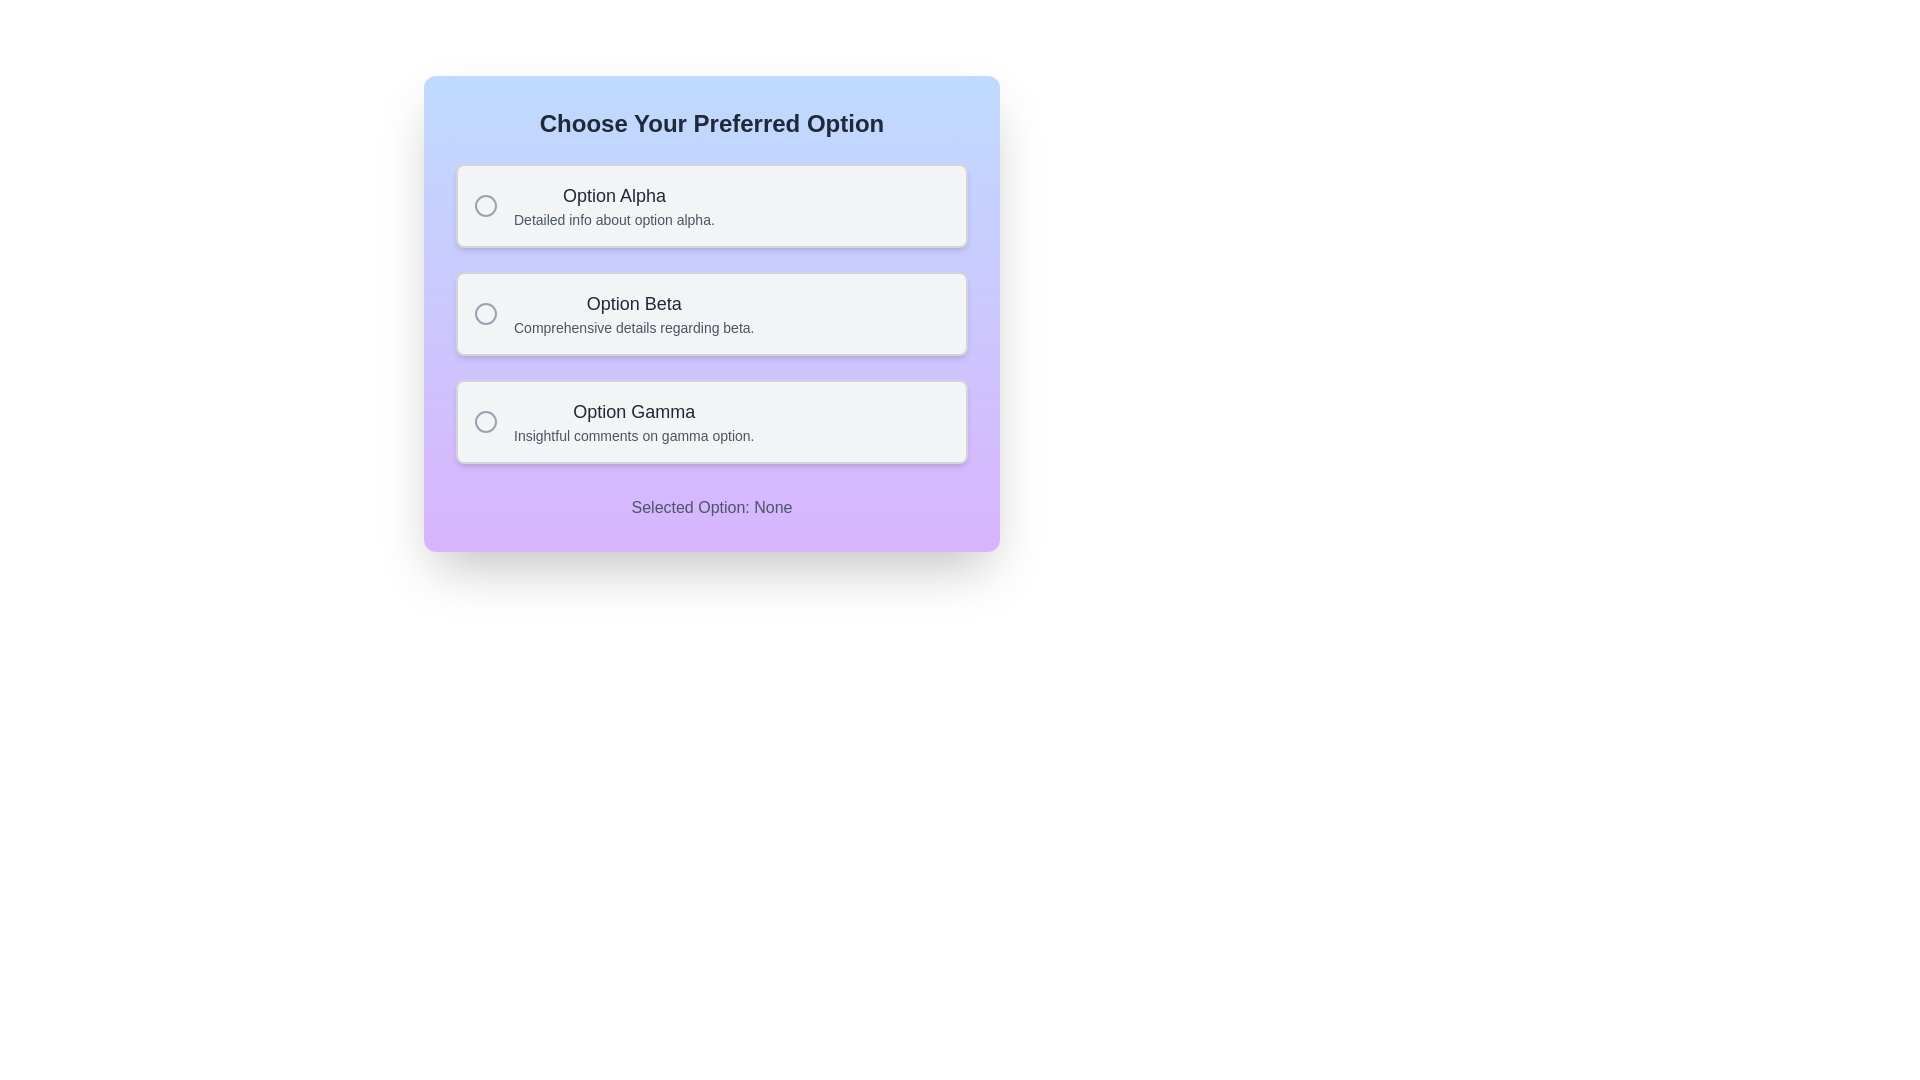  What do you see at coordinates (711, 313) in the screenshot?
I see `the Selector Option Item labeled 'Option Beta', which features a prominent text label and a description below it, located in the second position among a vertically stacked group of similar blocks` at bounding box center [711, 313].